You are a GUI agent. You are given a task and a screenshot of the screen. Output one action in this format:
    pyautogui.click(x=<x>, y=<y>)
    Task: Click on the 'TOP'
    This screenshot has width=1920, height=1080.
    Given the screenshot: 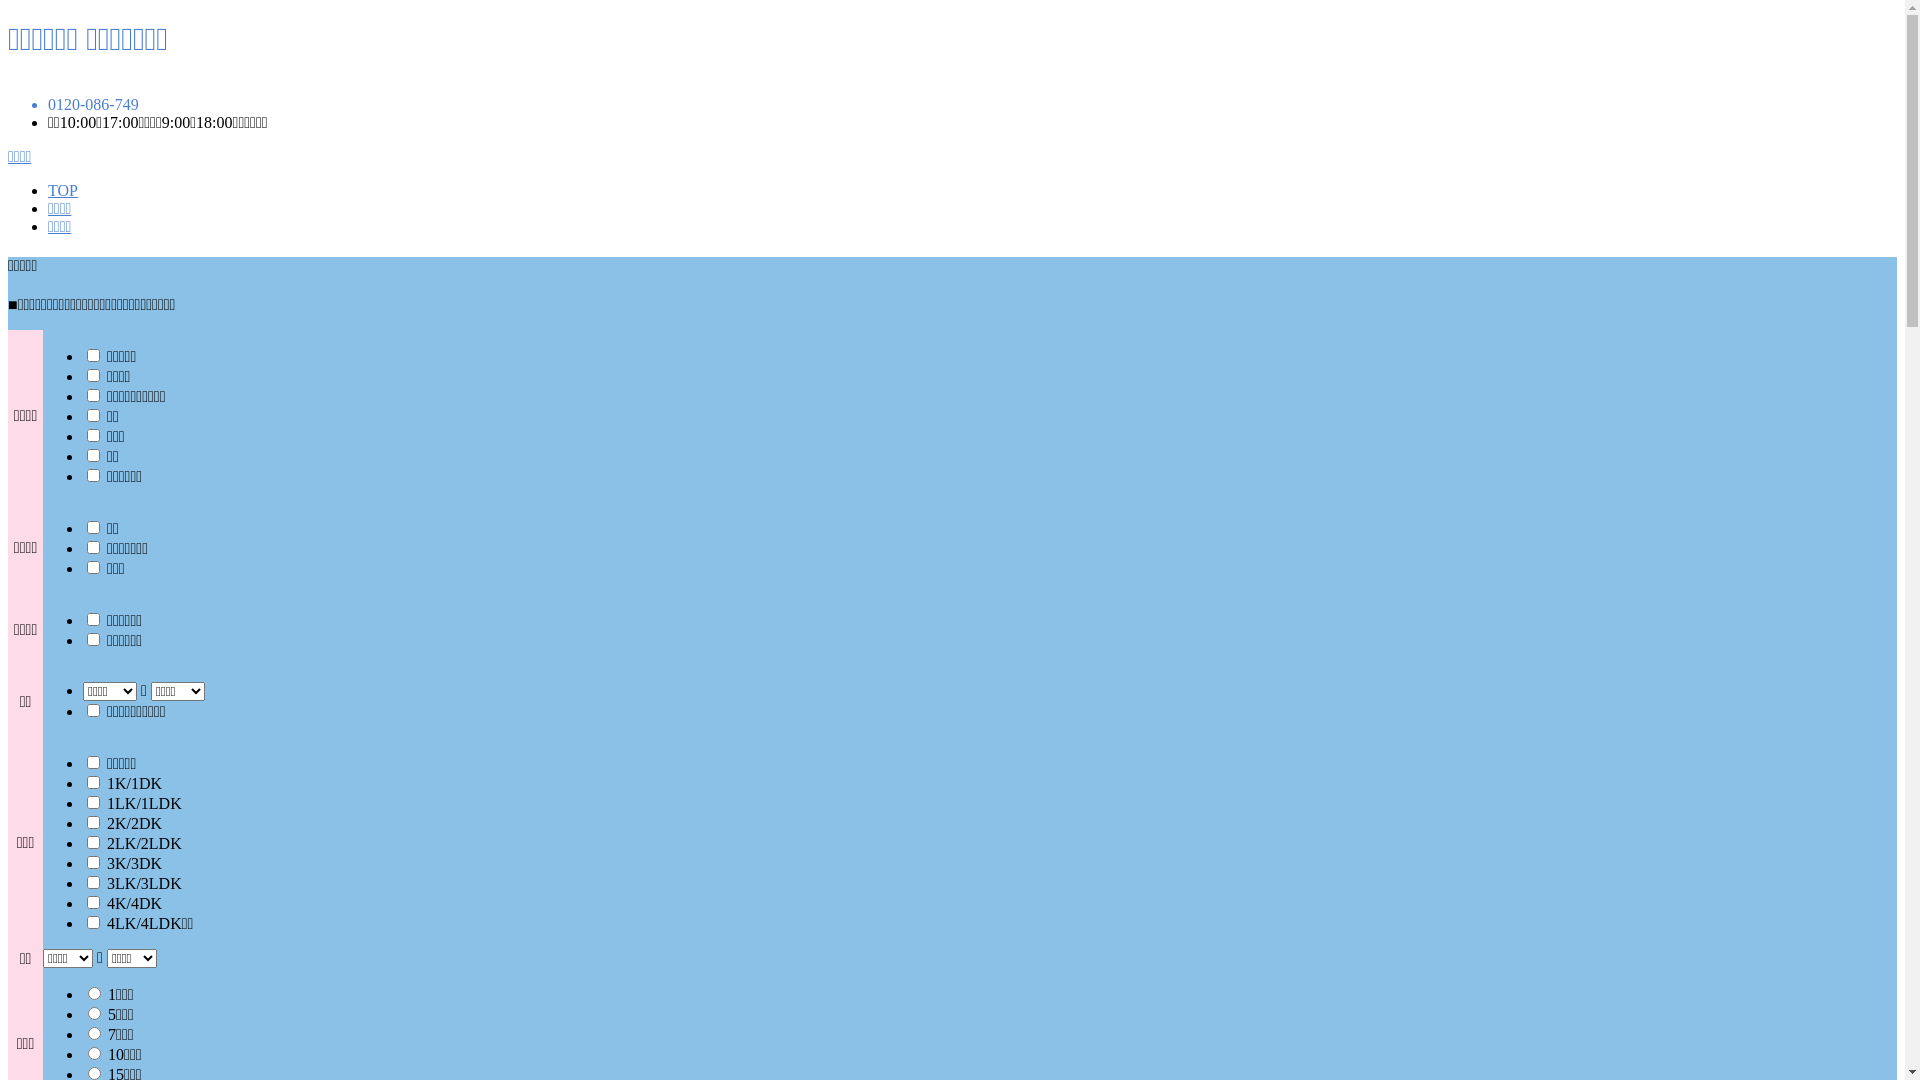 What is the action you would take?
    pyautogui.click(x=62, y=190)
    